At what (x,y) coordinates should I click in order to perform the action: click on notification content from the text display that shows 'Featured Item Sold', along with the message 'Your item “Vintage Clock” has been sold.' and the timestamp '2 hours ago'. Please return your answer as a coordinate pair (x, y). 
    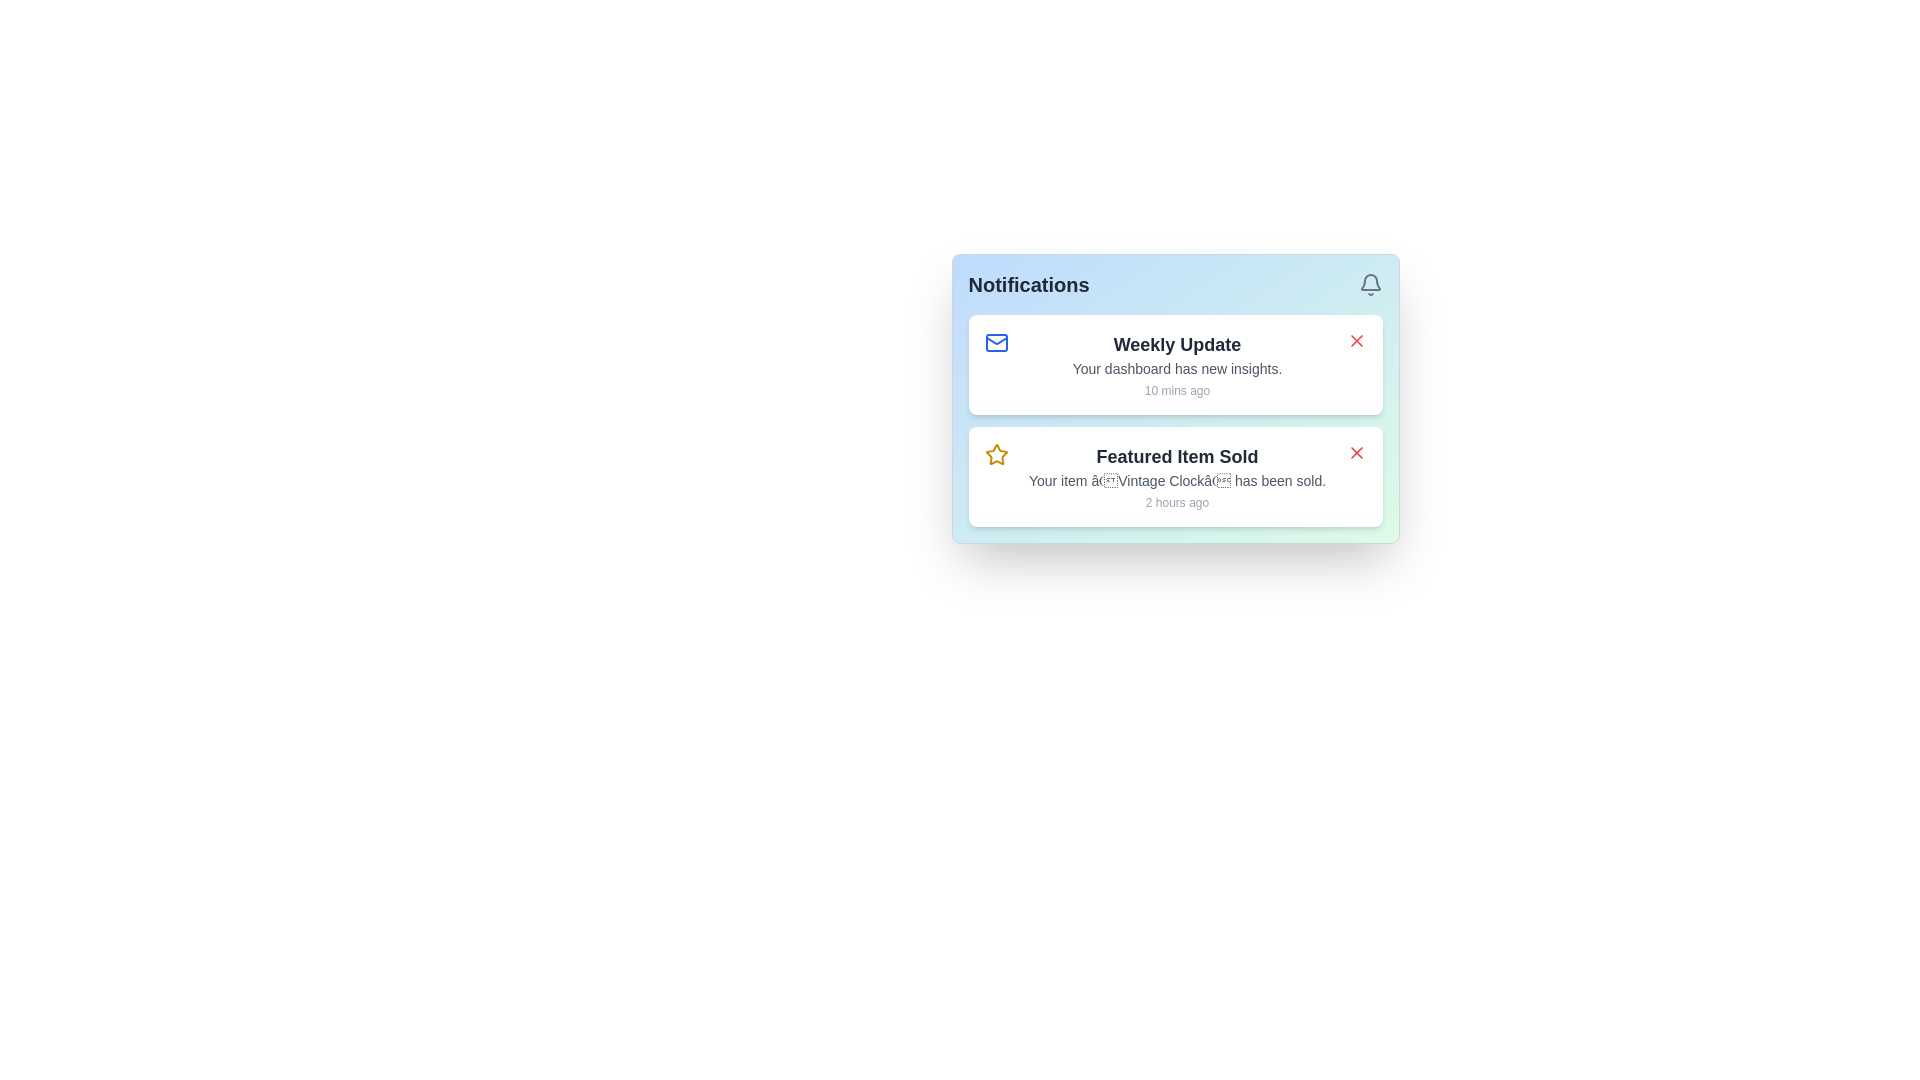
    Looking at the image, I should click on (1177, 477).